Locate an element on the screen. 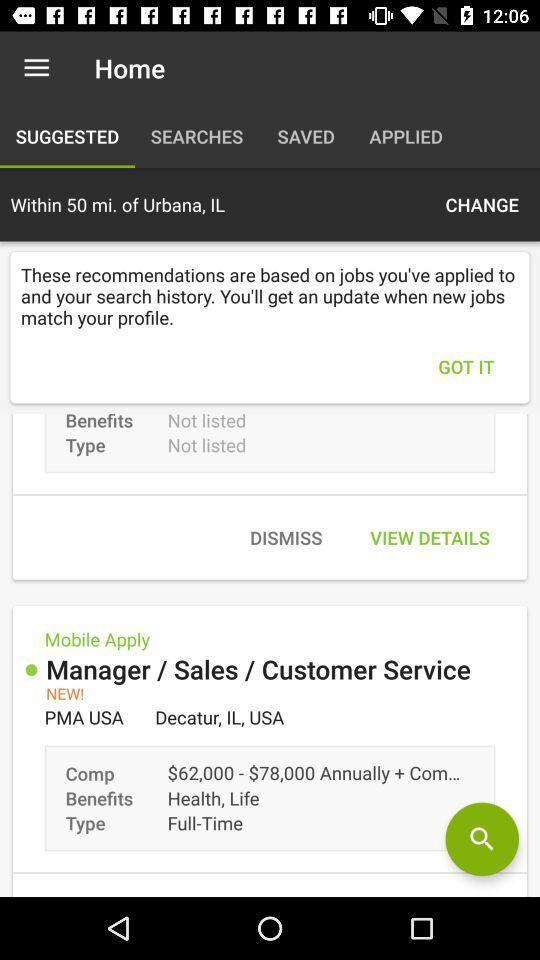 This screenshot has height=960, width=540. the icon next to dismiss is located at coordinates (429, 536).